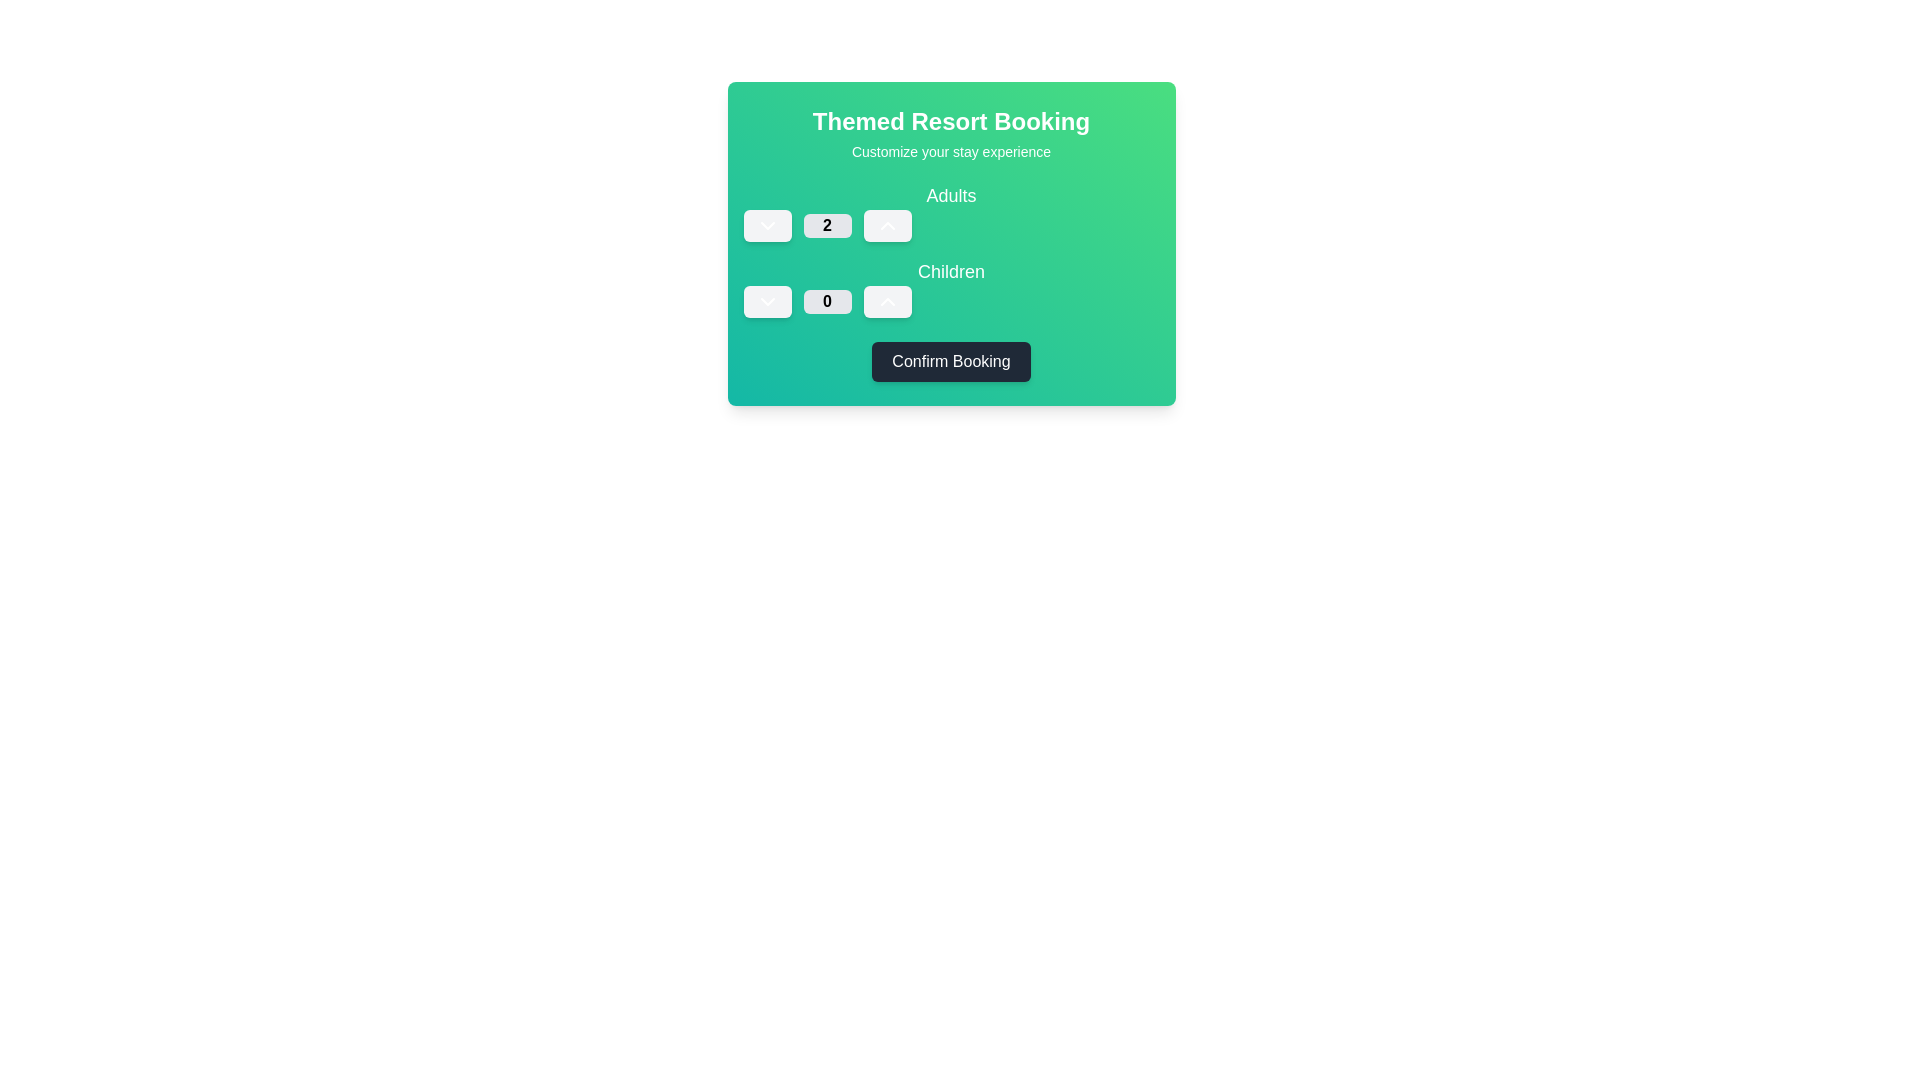 The image size is (1920, 1080). I want to click on the 'Confirm Booking' button with rounded corners, dark gray background, and white text located centrally in the bottom section of the 'Themed Resort Booking' card interface to confirm booking, so click(950, 362).